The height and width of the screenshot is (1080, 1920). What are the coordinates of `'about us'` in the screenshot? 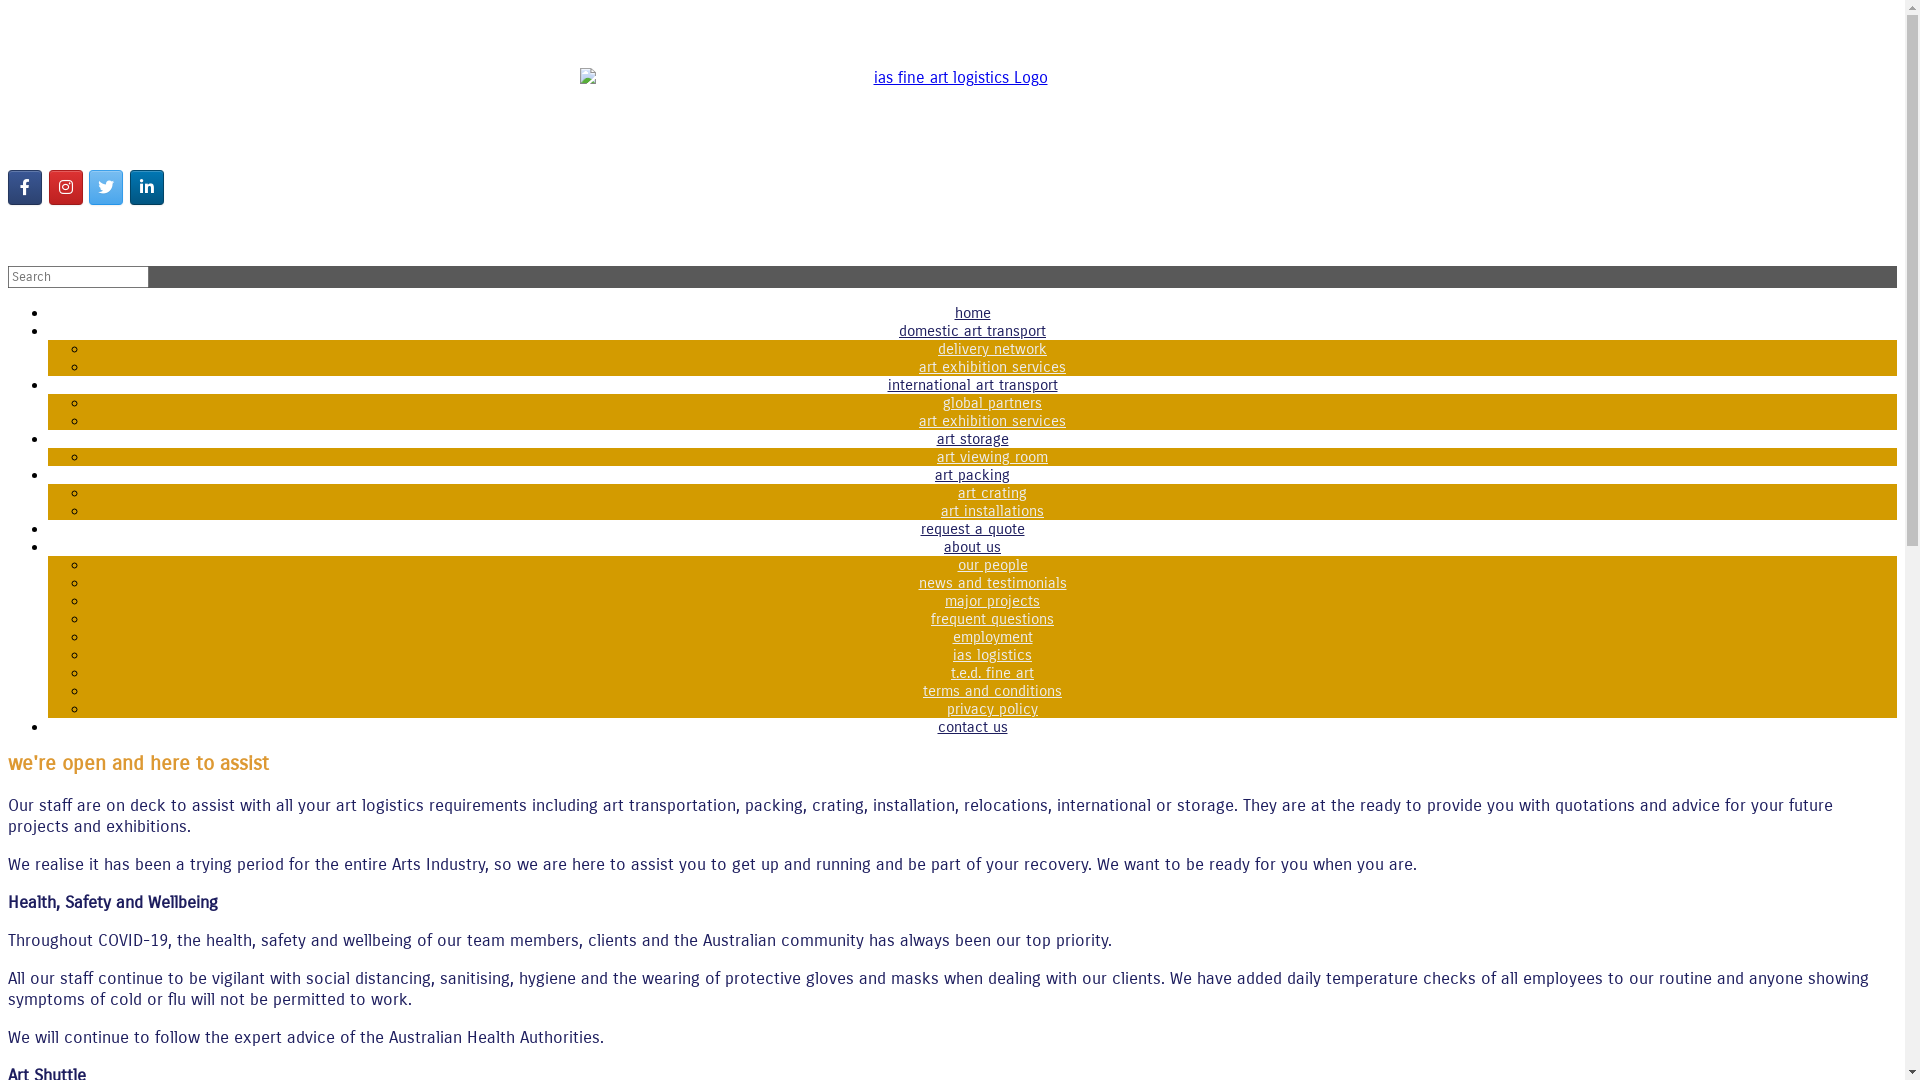 It's located at (972, 547).